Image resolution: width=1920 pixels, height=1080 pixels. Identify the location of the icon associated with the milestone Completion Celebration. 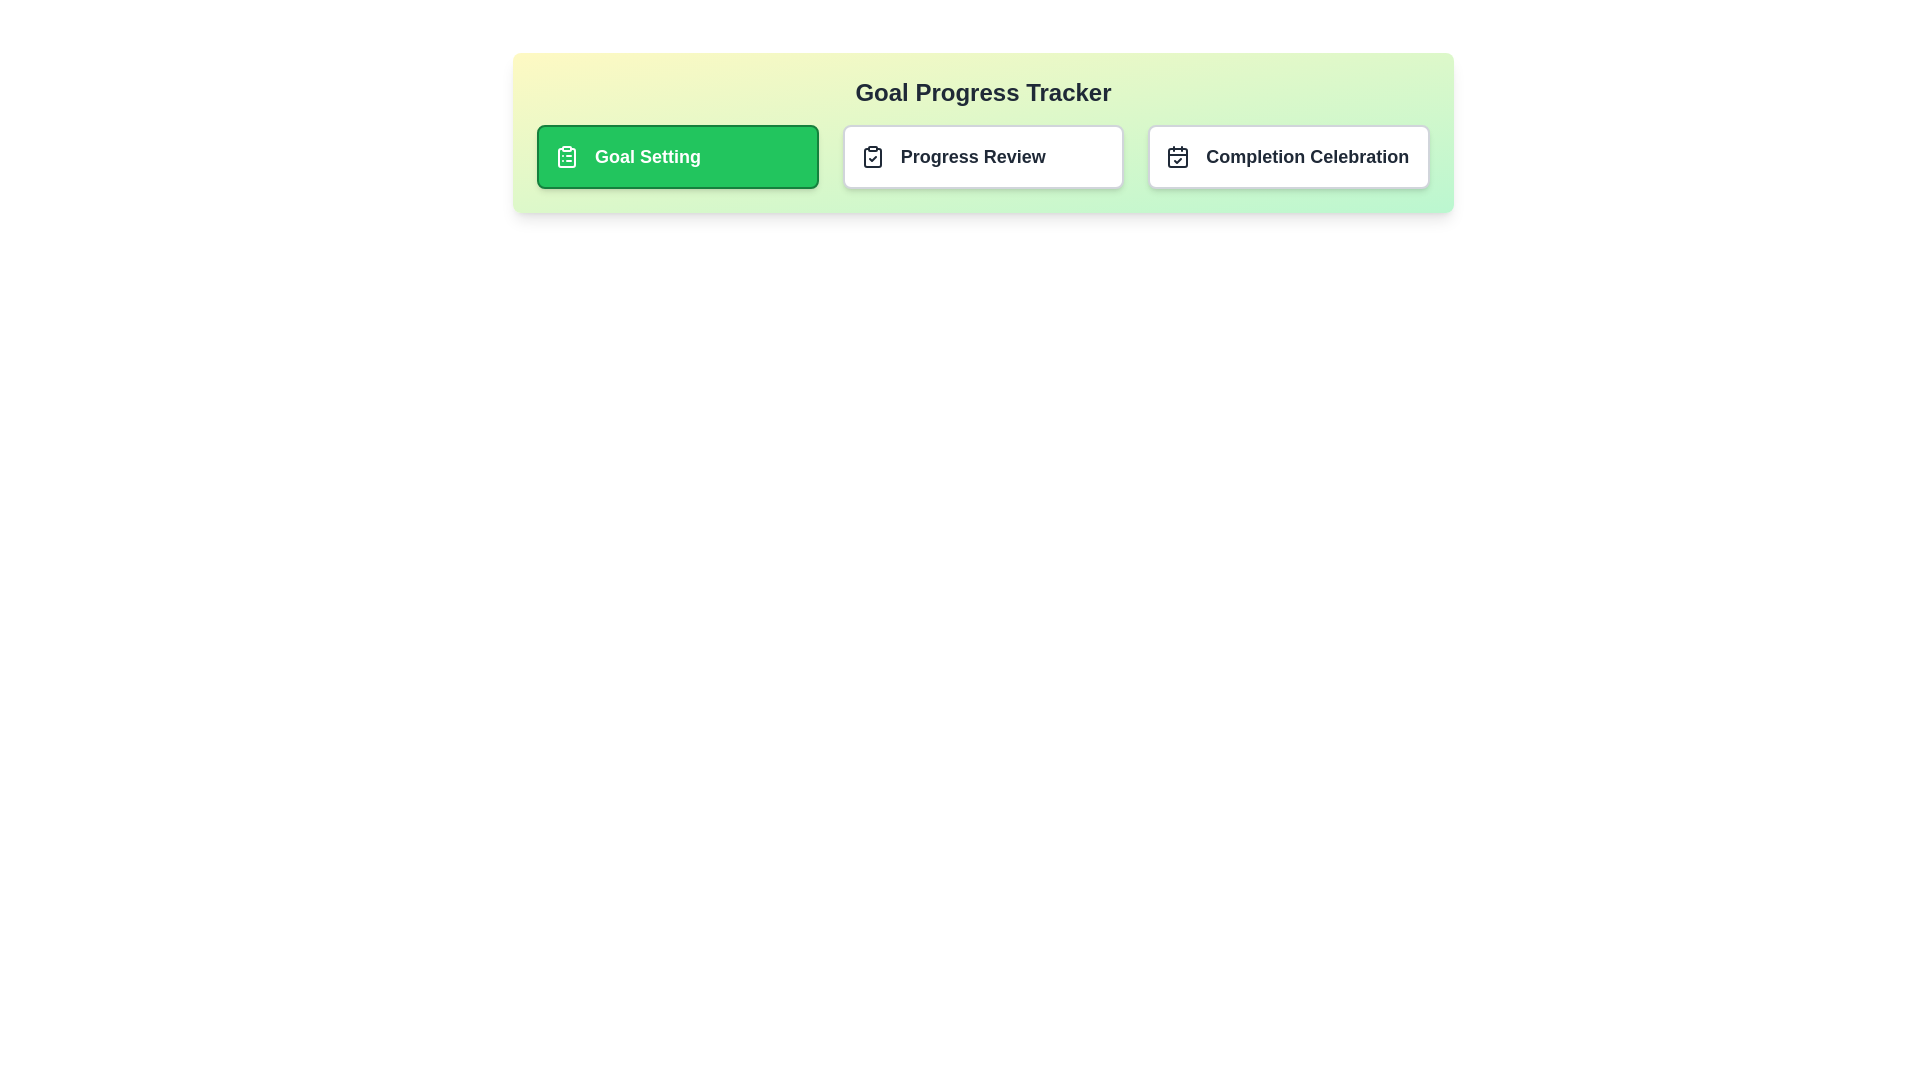
(1177, 156).